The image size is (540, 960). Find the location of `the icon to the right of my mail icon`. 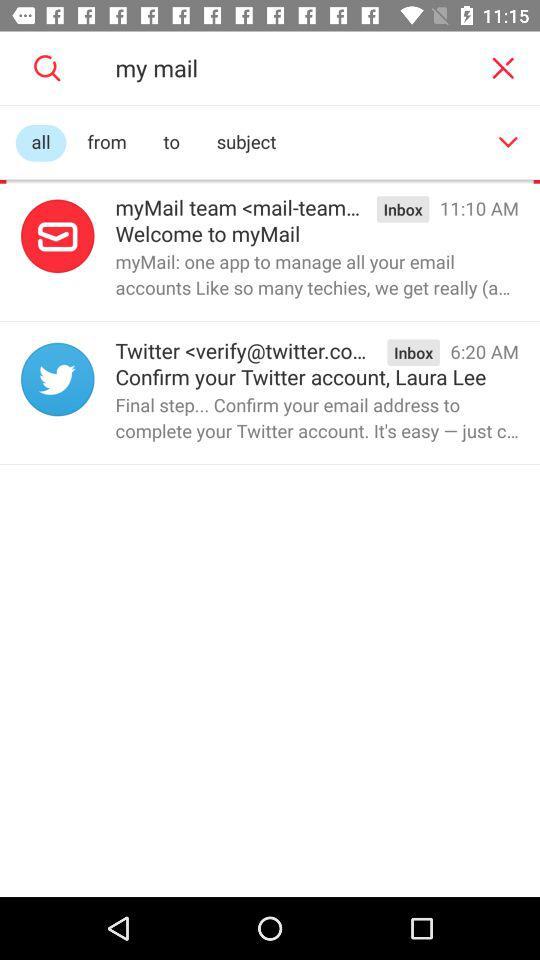

the icon to the right of my mail icon is located at coordinates (502, 68).